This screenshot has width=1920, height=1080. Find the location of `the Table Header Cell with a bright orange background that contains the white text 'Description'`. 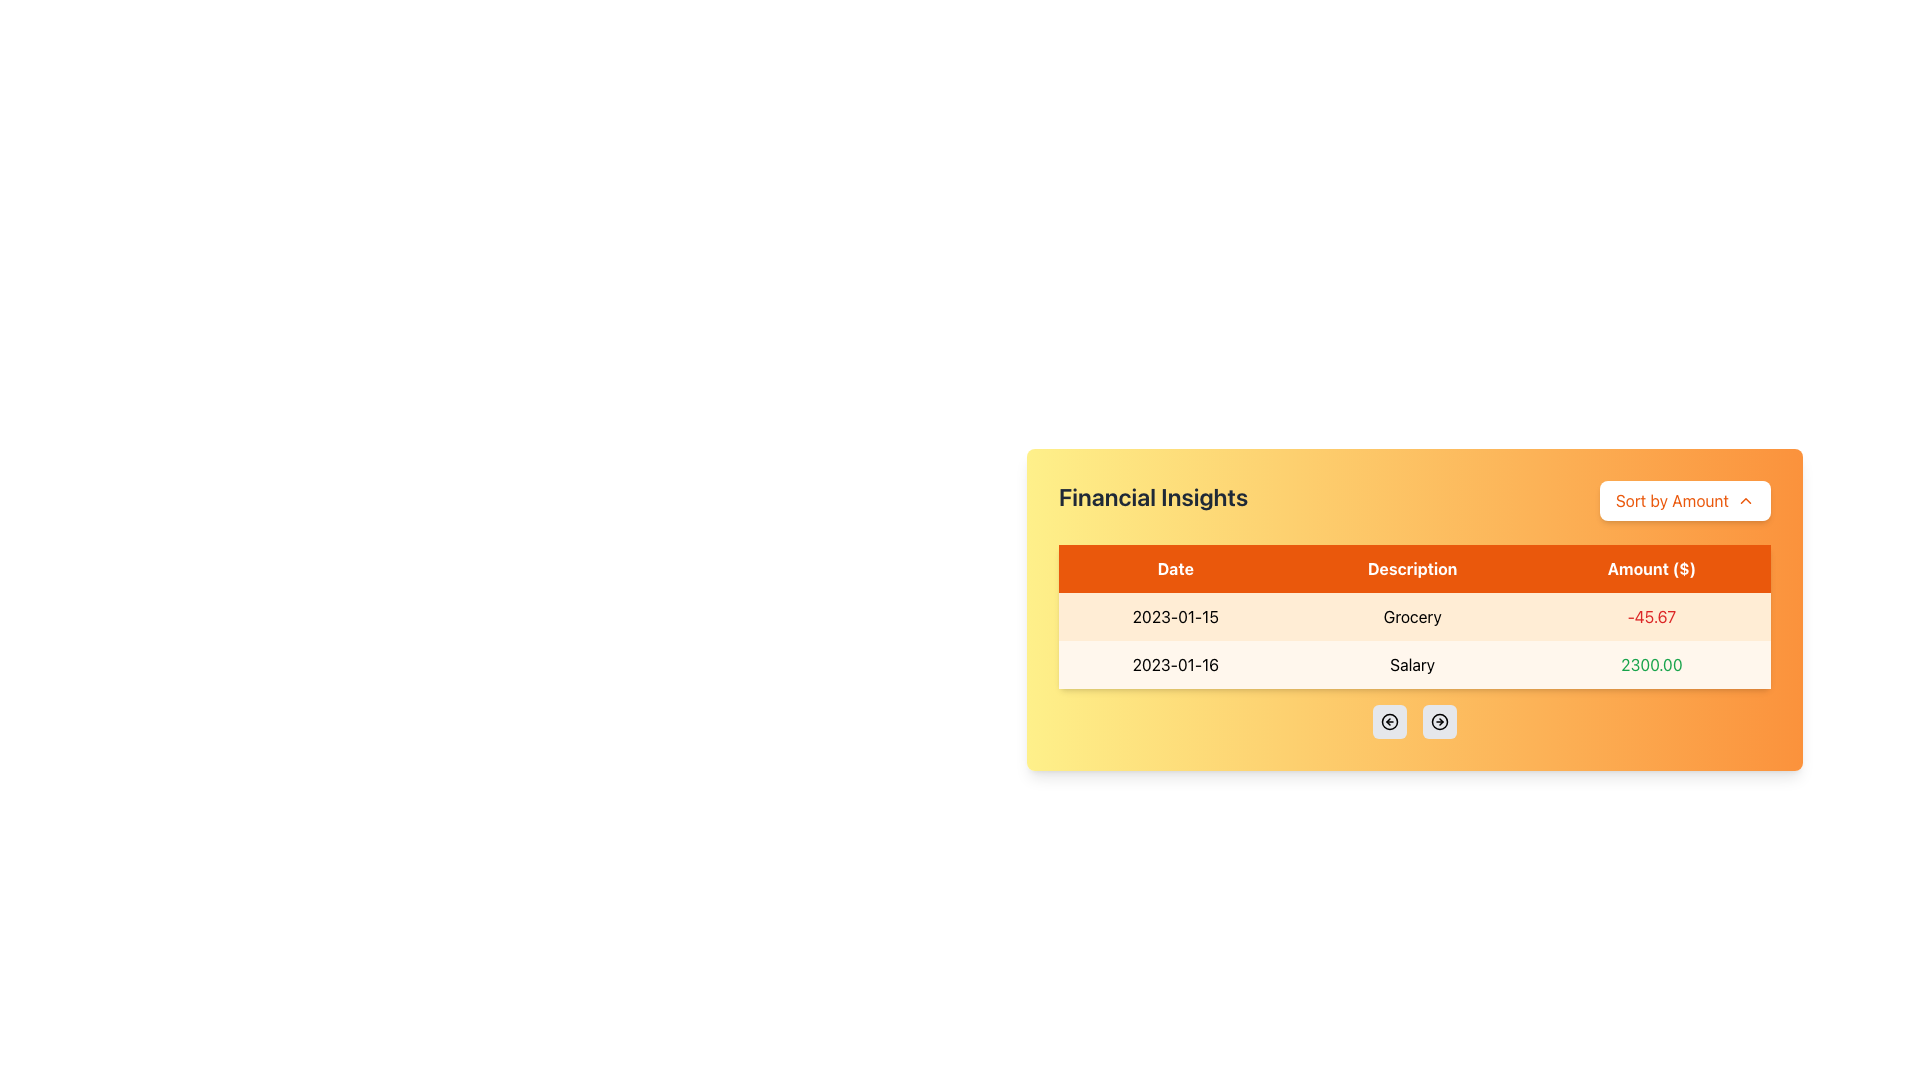

the Table Header Cell with a bright orange background that contains the white text 'Description' is located at coordinates (1411, 569).